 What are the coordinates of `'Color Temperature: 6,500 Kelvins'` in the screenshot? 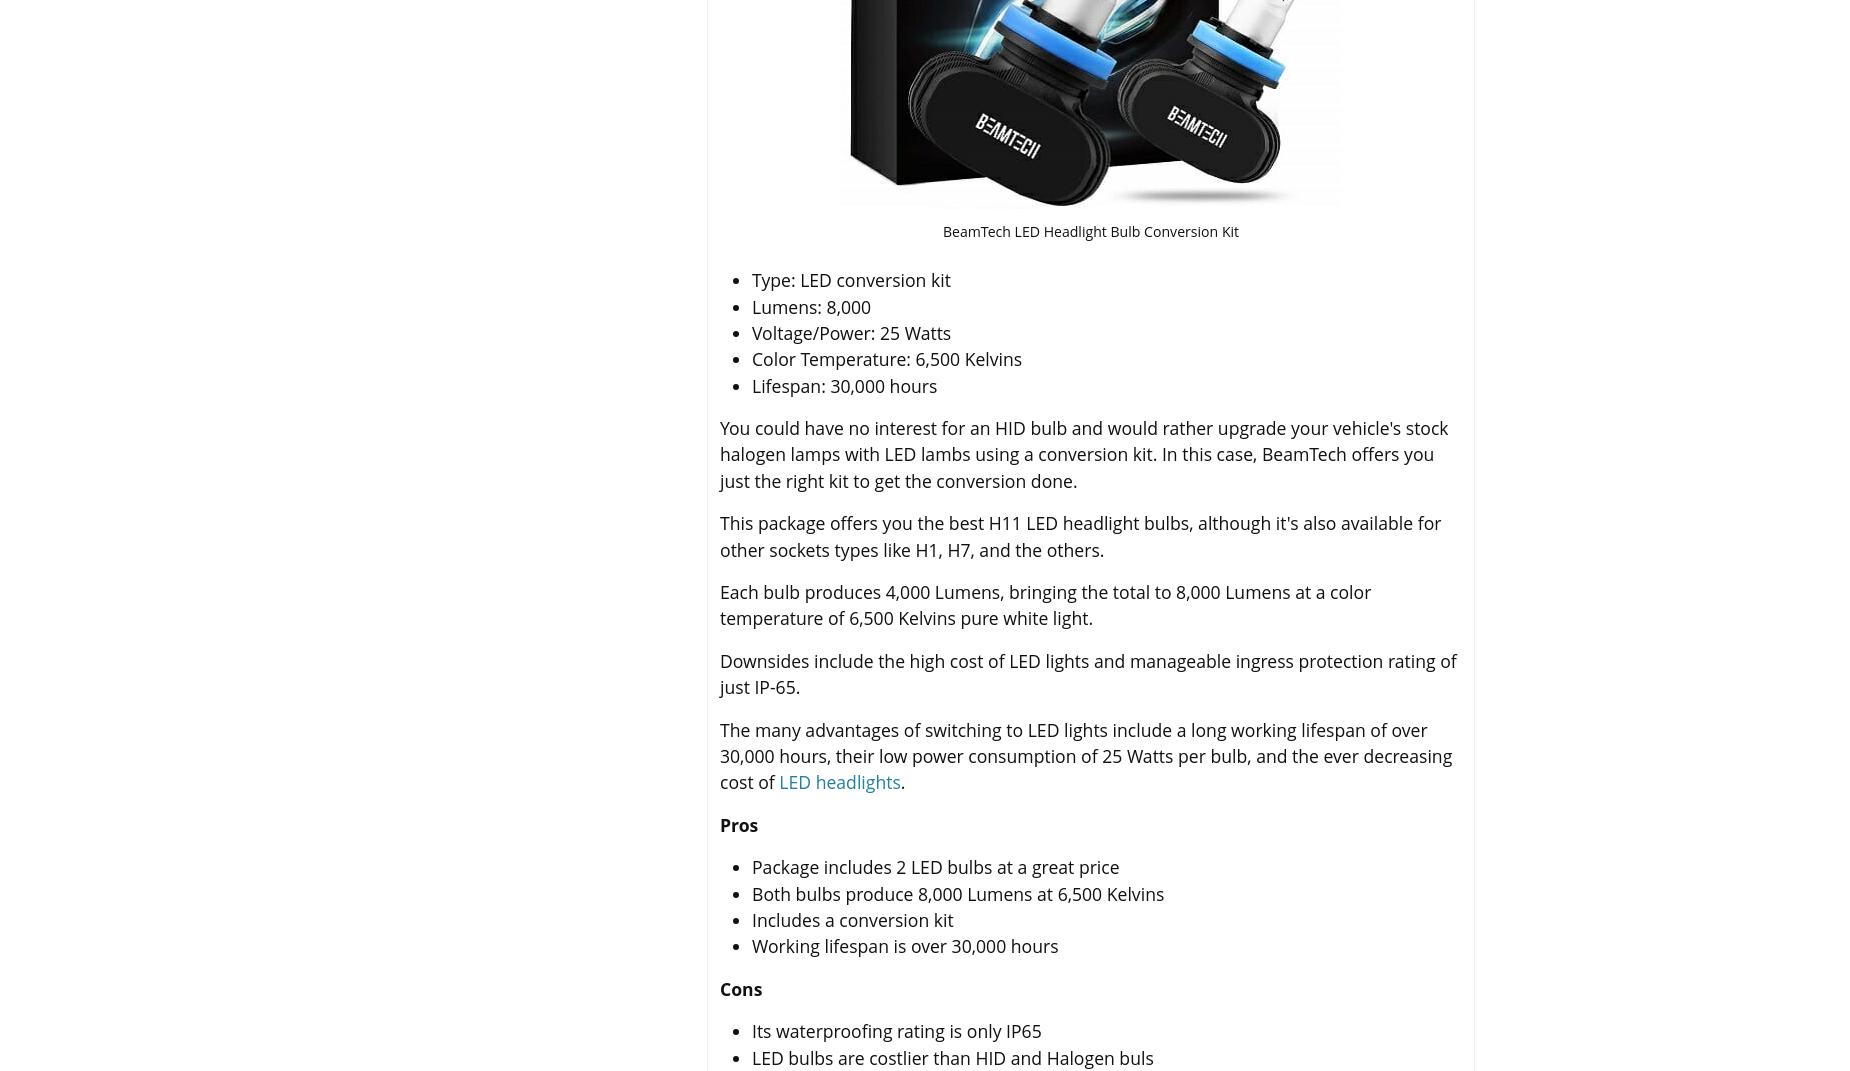 It's located at (887, 357).